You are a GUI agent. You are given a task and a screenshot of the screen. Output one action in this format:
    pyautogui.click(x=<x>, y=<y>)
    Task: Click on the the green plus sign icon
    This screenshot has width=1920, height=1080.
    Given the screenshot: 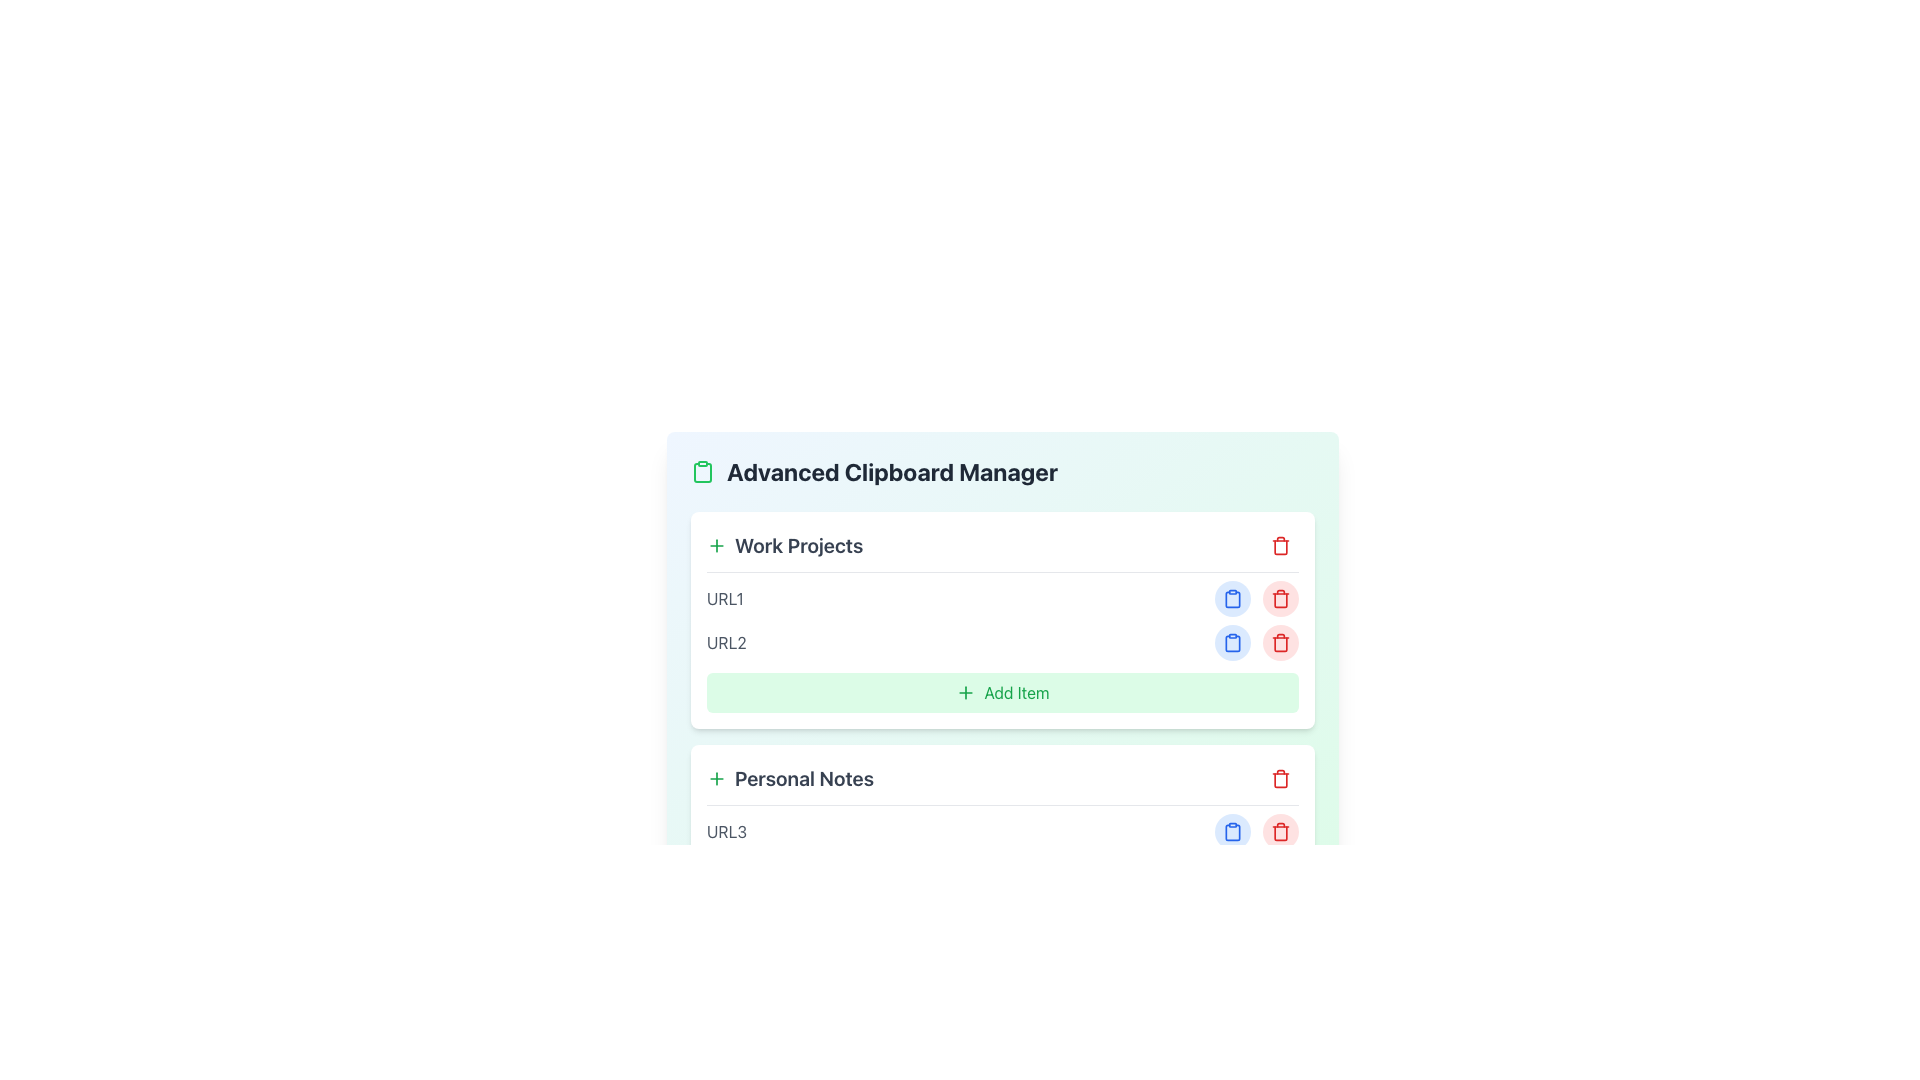 What is the action you would take?
    pyautogui.click(x=716, y=778)
    